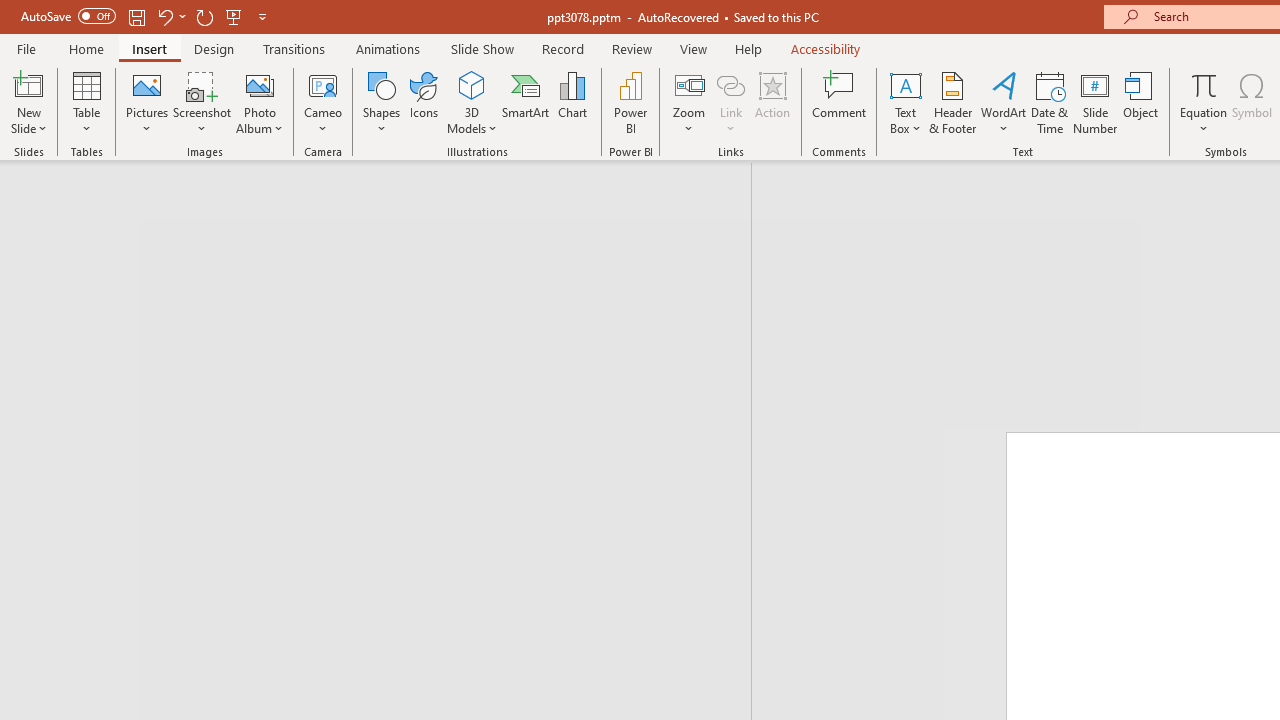 This screenshot has width=1280, height=720. Describe the element at coordinates (202, 103) in the screenshot. I see `'Screenshot'` at that location.